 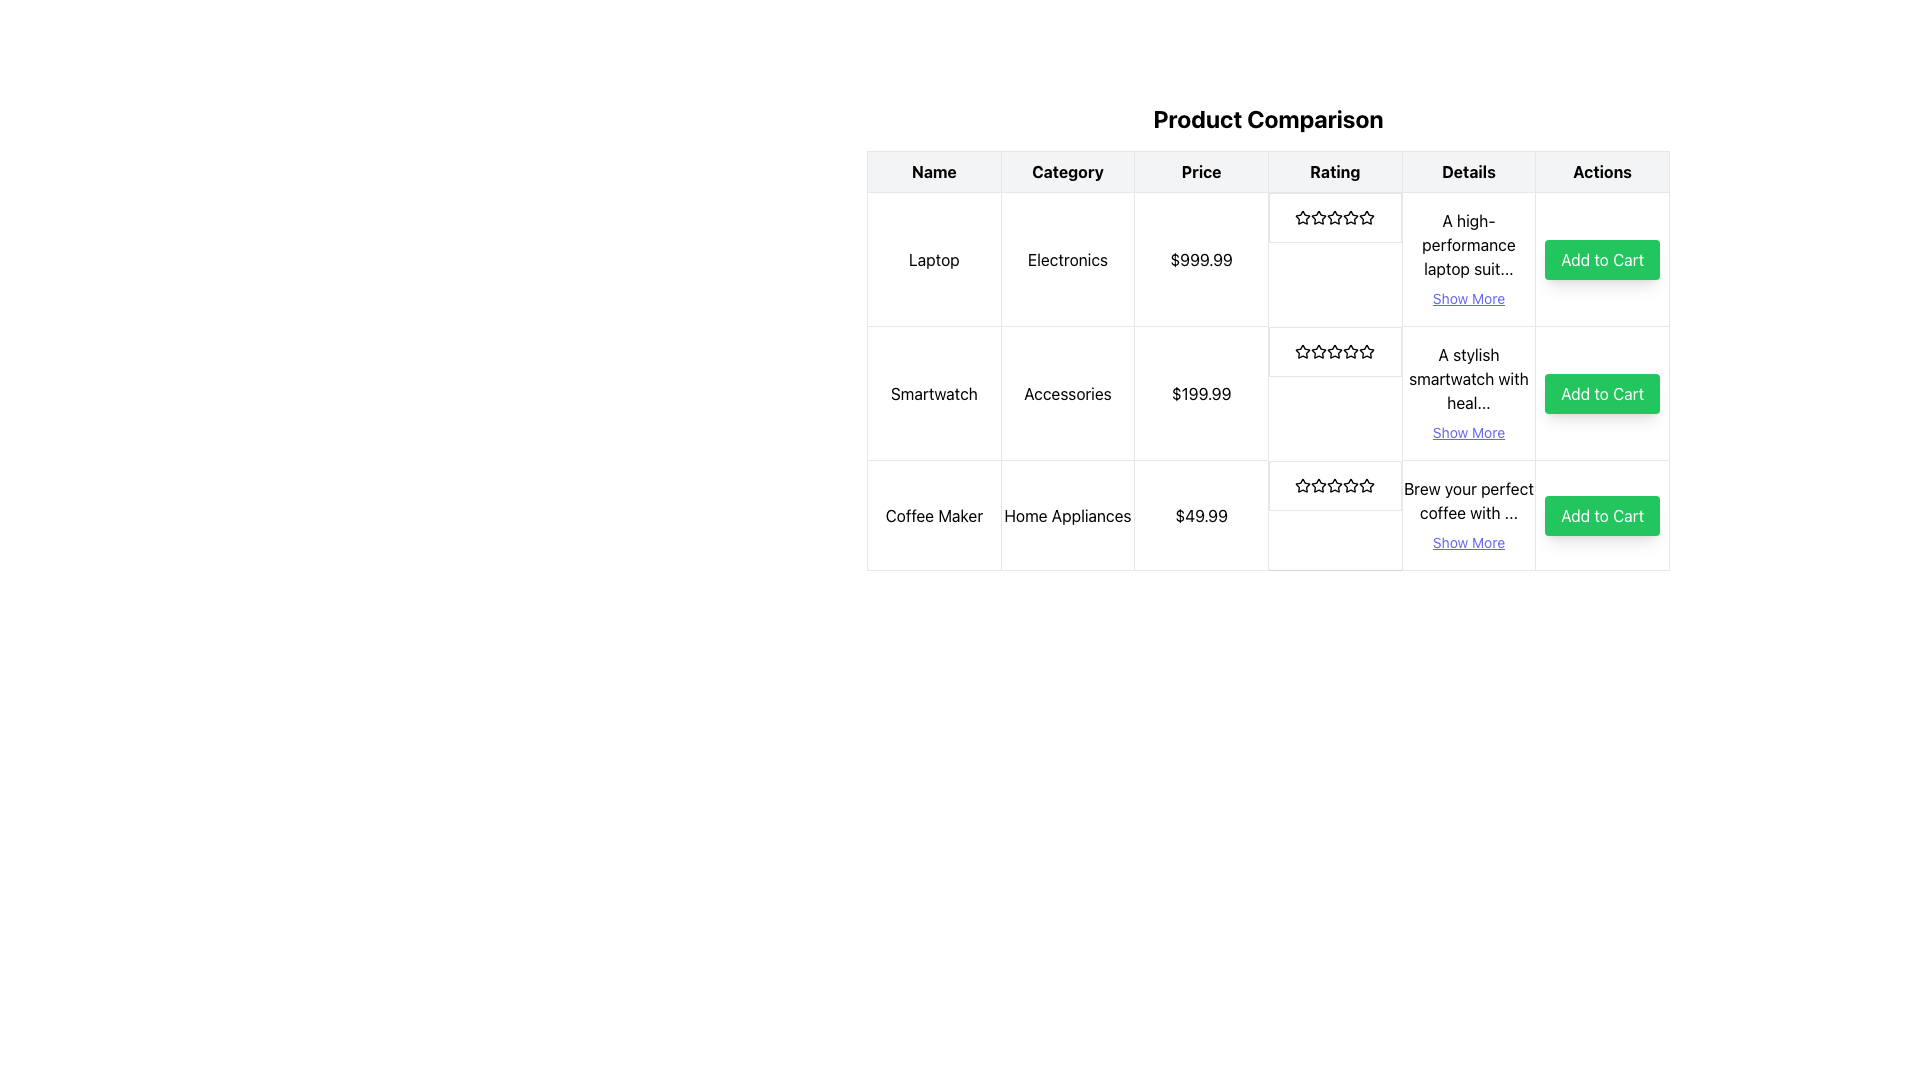 I want to click on the fourth star icon in the 5-star rating system for the Coffee Maker product located in the Rating column of the third row, so click(x=1351, y=485).